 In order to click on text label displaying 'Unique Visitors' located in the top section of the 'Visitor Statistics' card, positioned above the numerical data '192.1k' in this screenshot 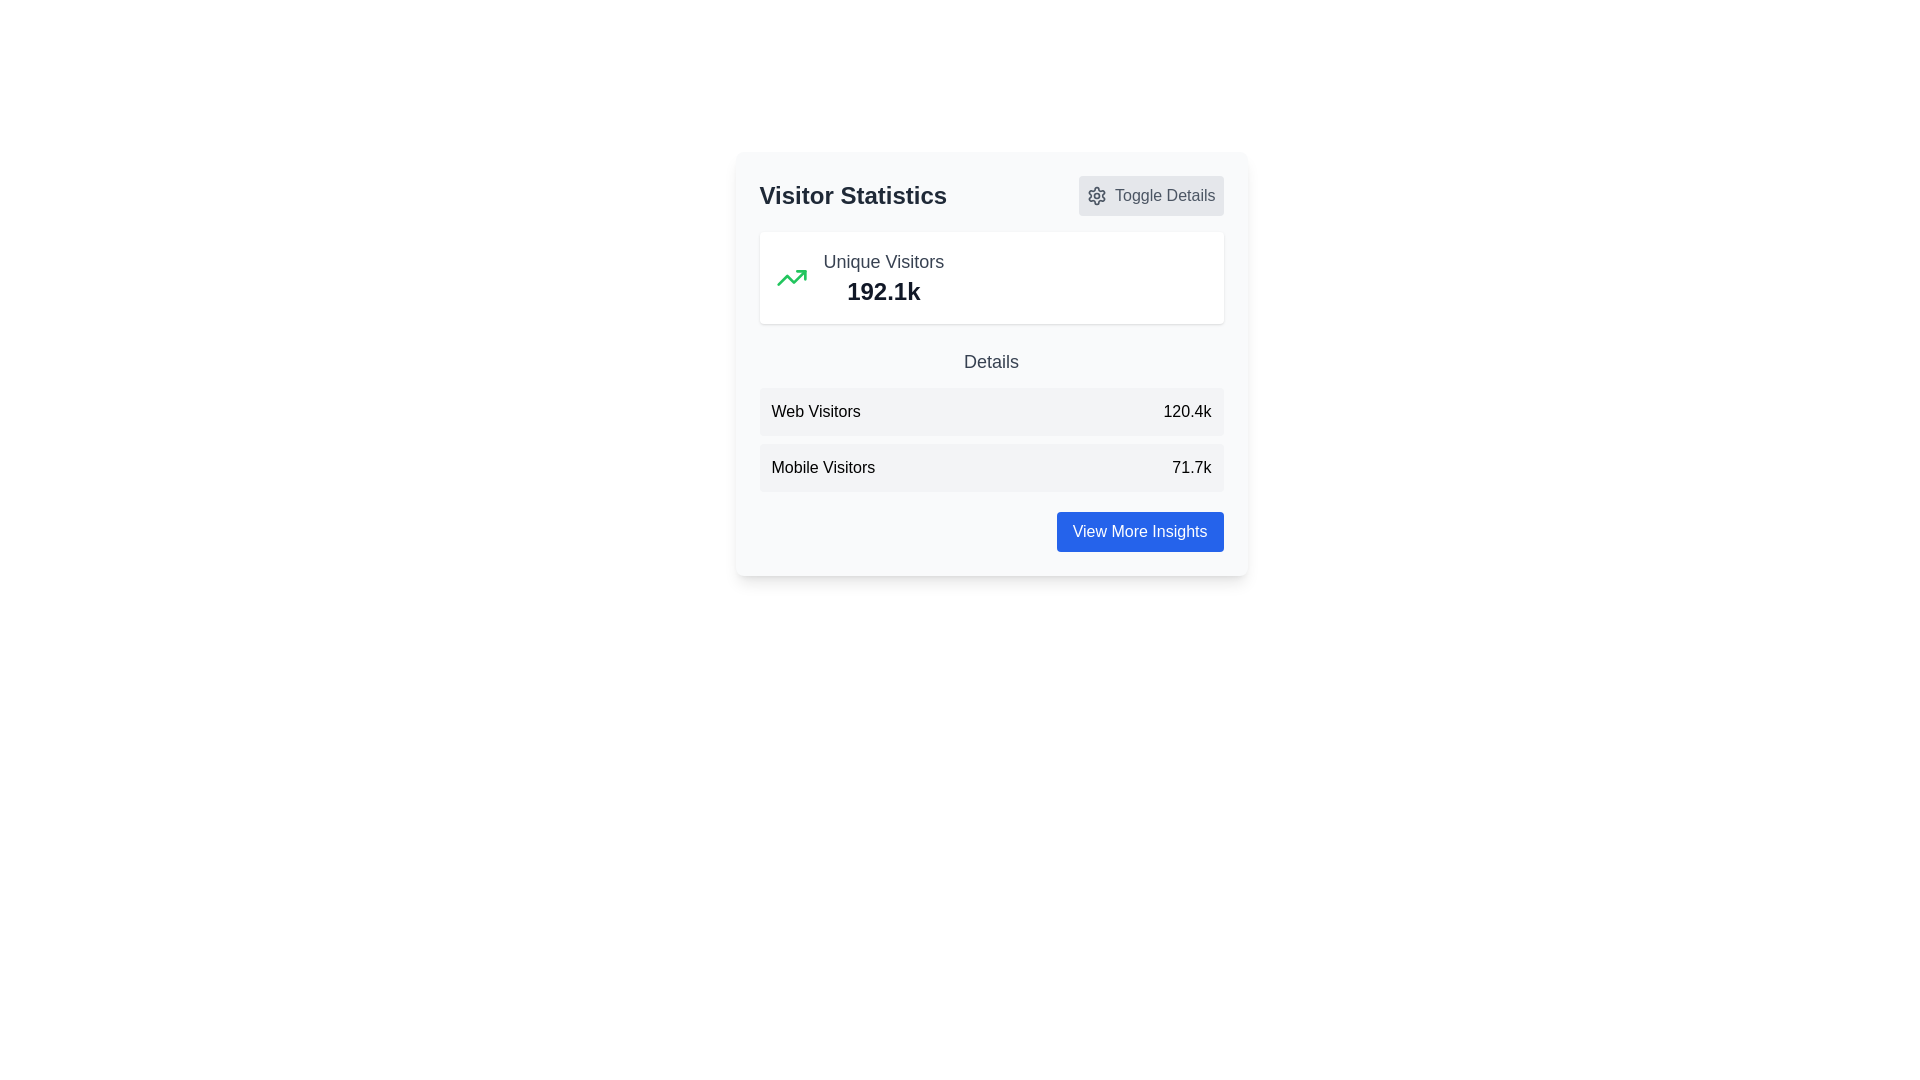, I will do `click(882, 261)`.